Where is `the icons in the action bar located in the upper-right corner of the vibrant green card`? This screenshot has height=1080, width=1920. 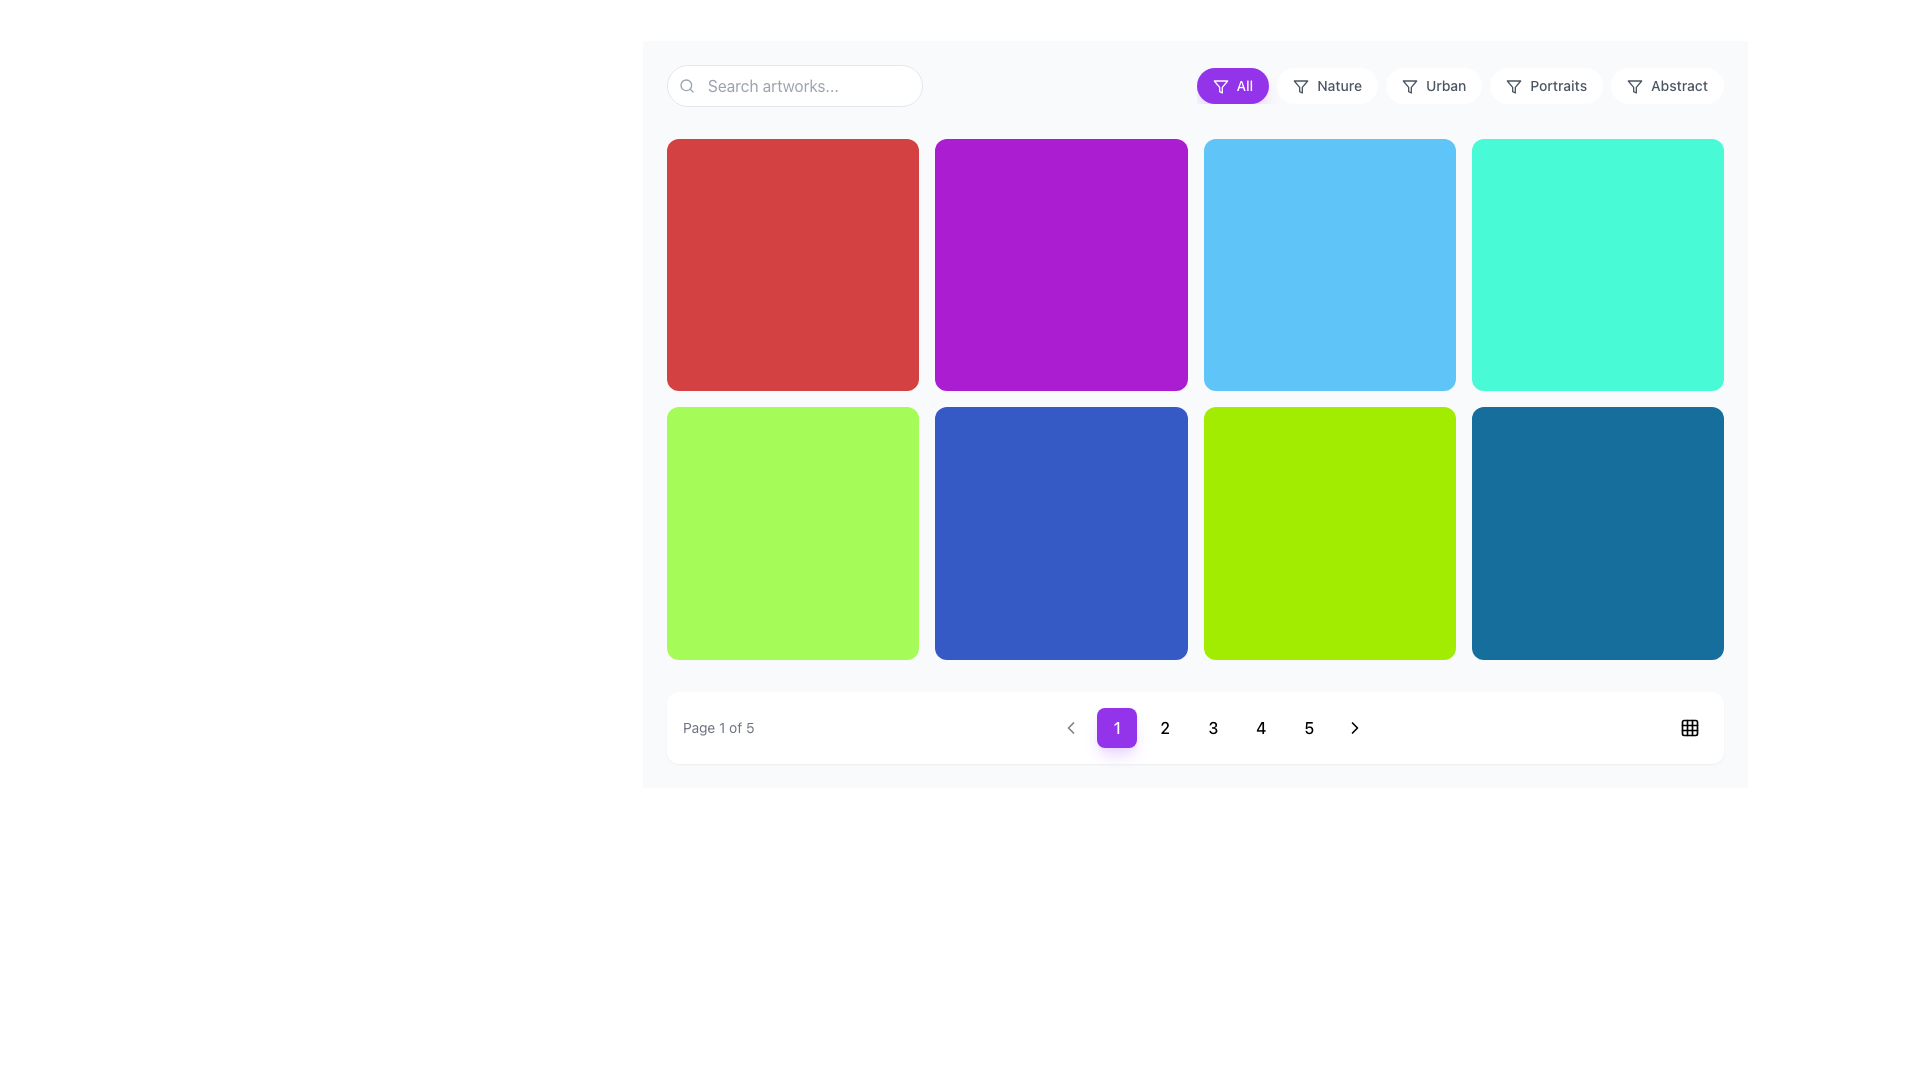 the icons in the action bar located in the upper-right corner of the vibrant green card is located at coordinates (1412, 444).